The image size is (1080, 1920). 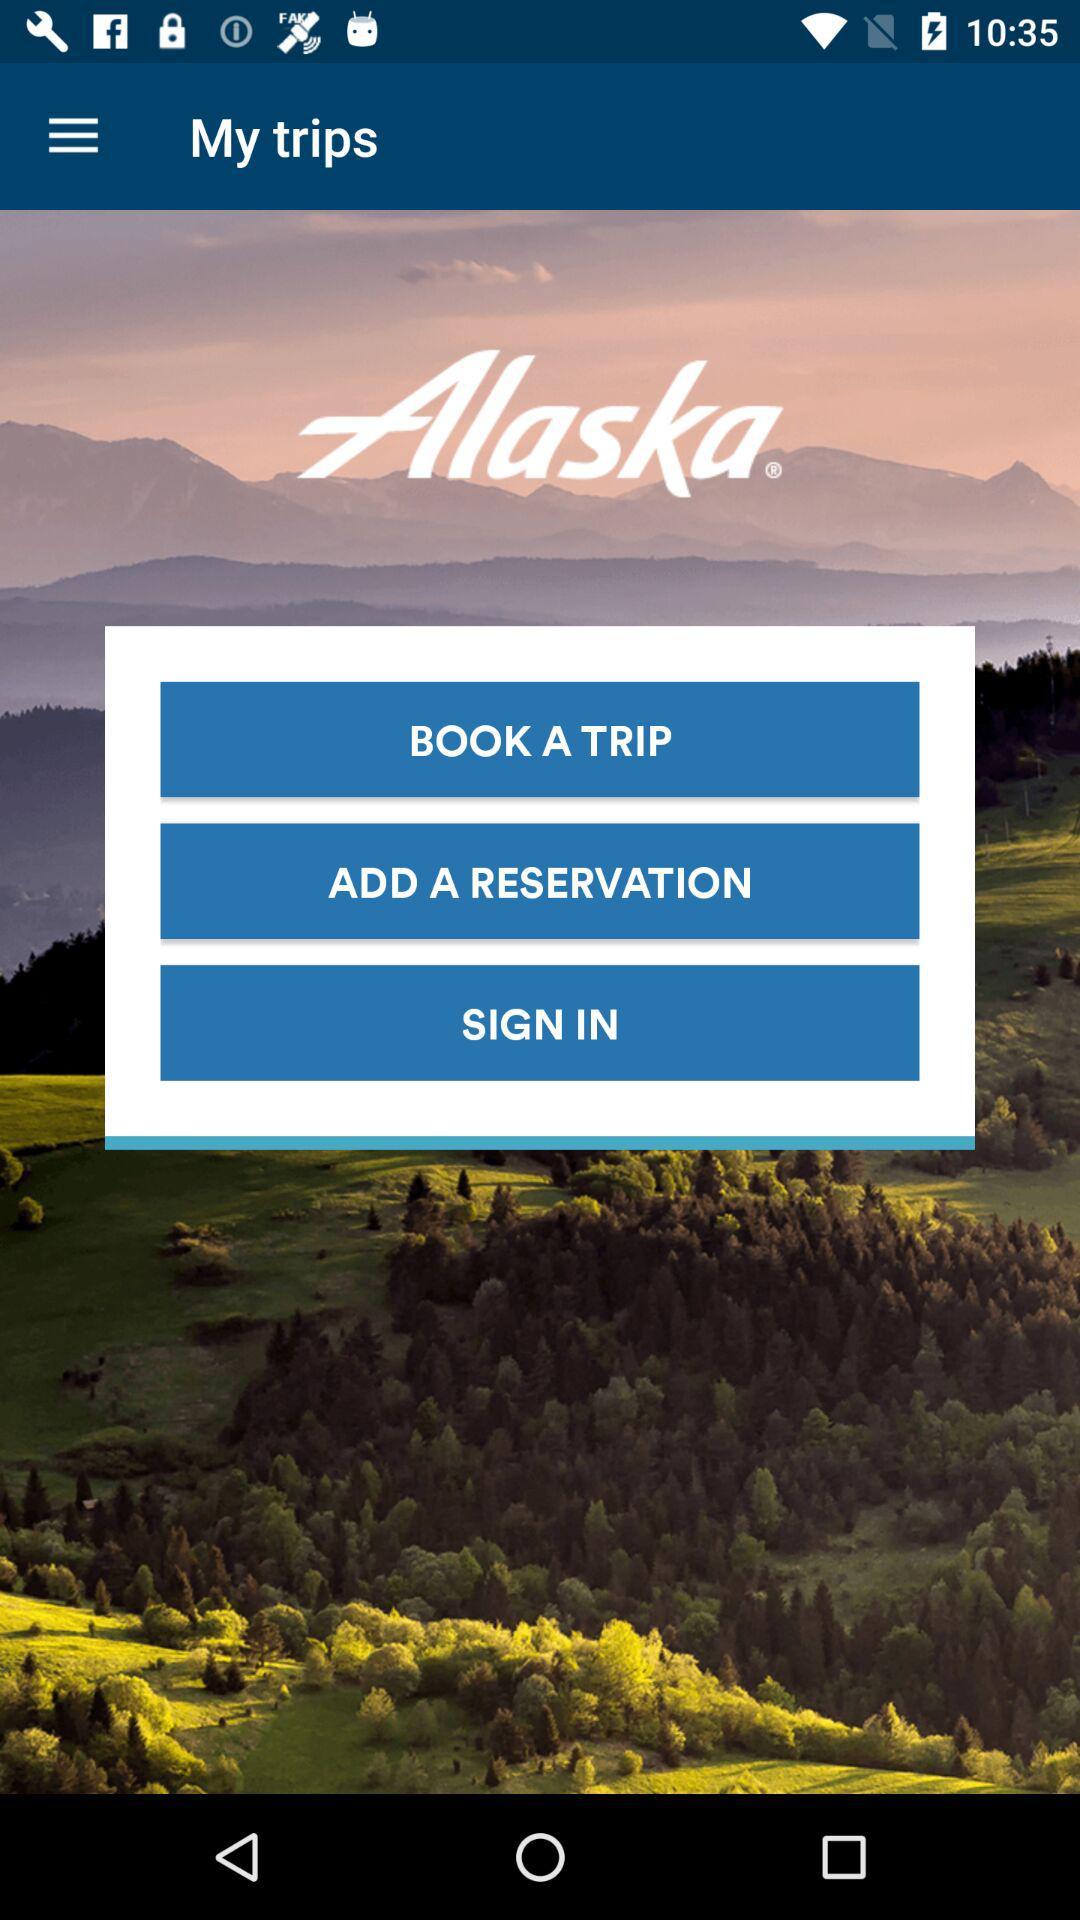 I want to click on the item to the left of the my trips icon, so click(x=72, y=135).